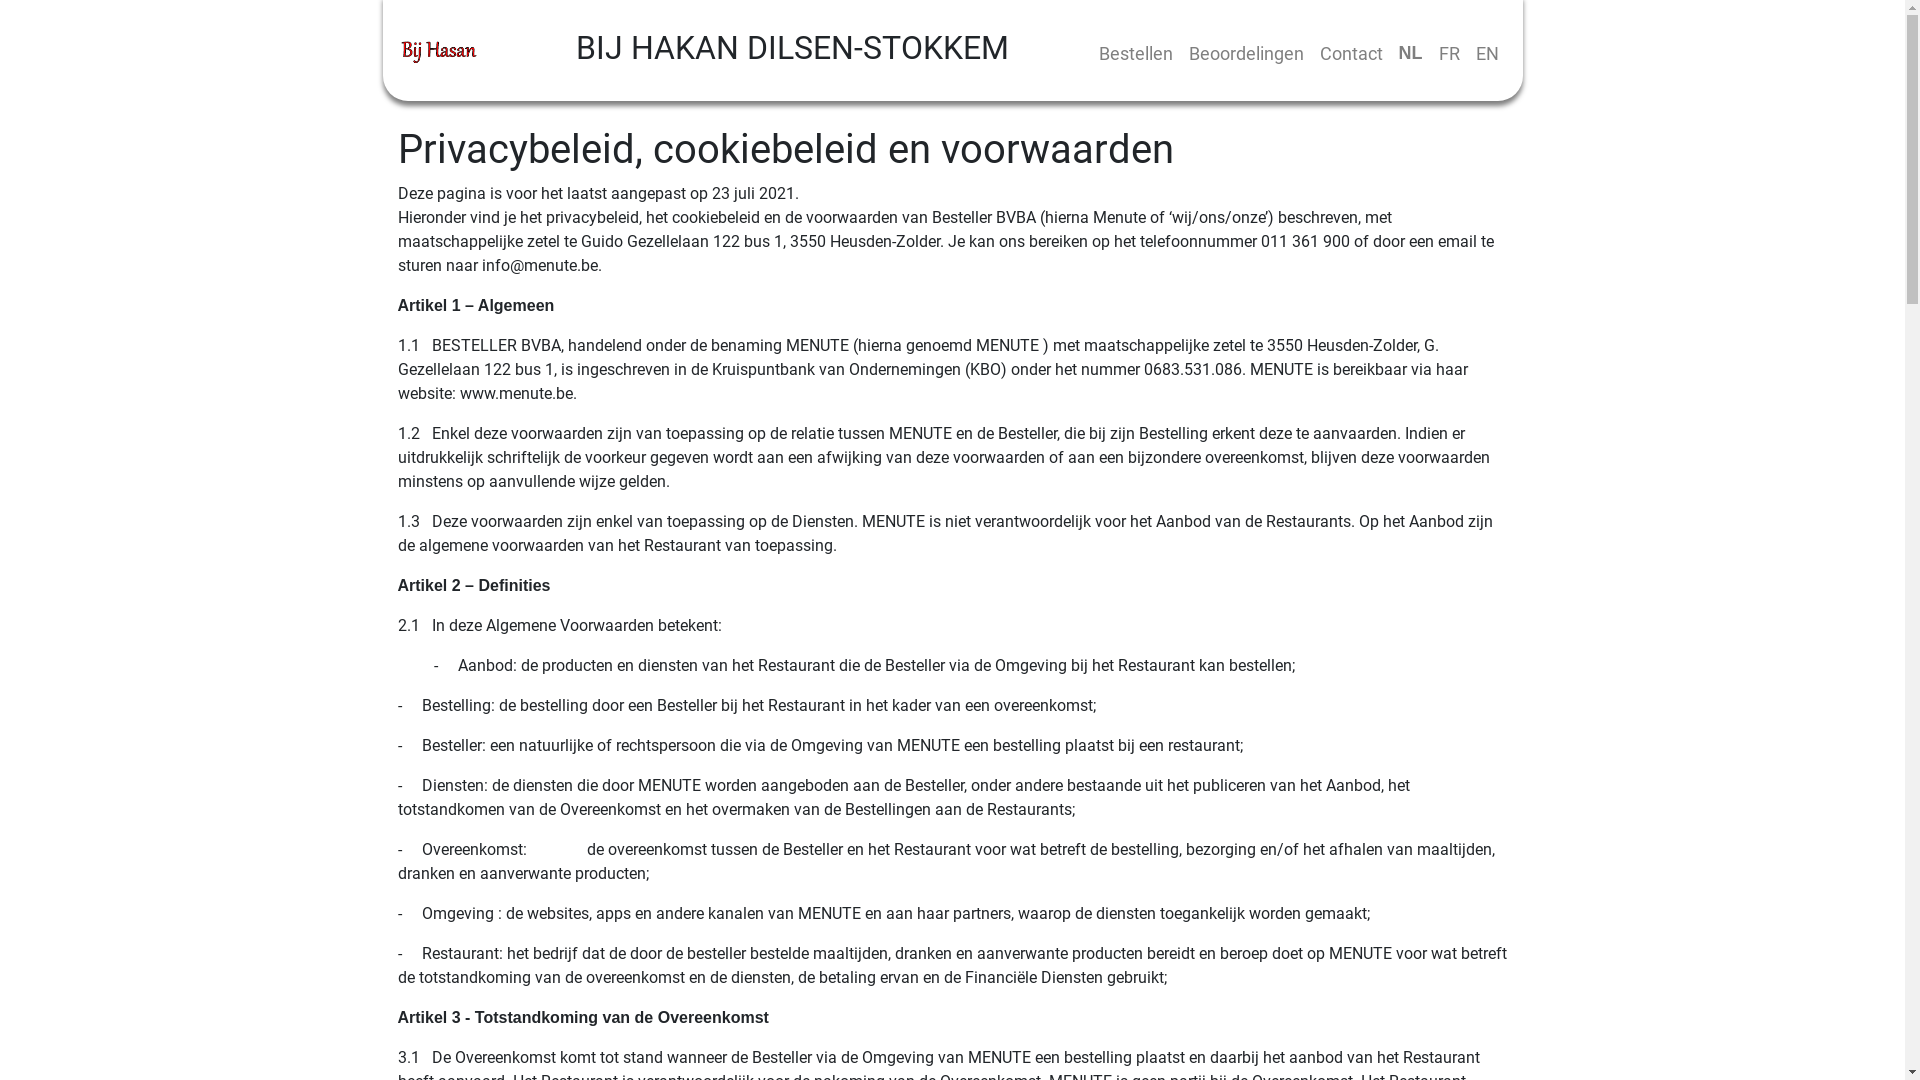 This screenshot has height=1080, width=1920. Describe the element at coordinates (1448, 52) in the screenshot. I see `'FR'` at that location.